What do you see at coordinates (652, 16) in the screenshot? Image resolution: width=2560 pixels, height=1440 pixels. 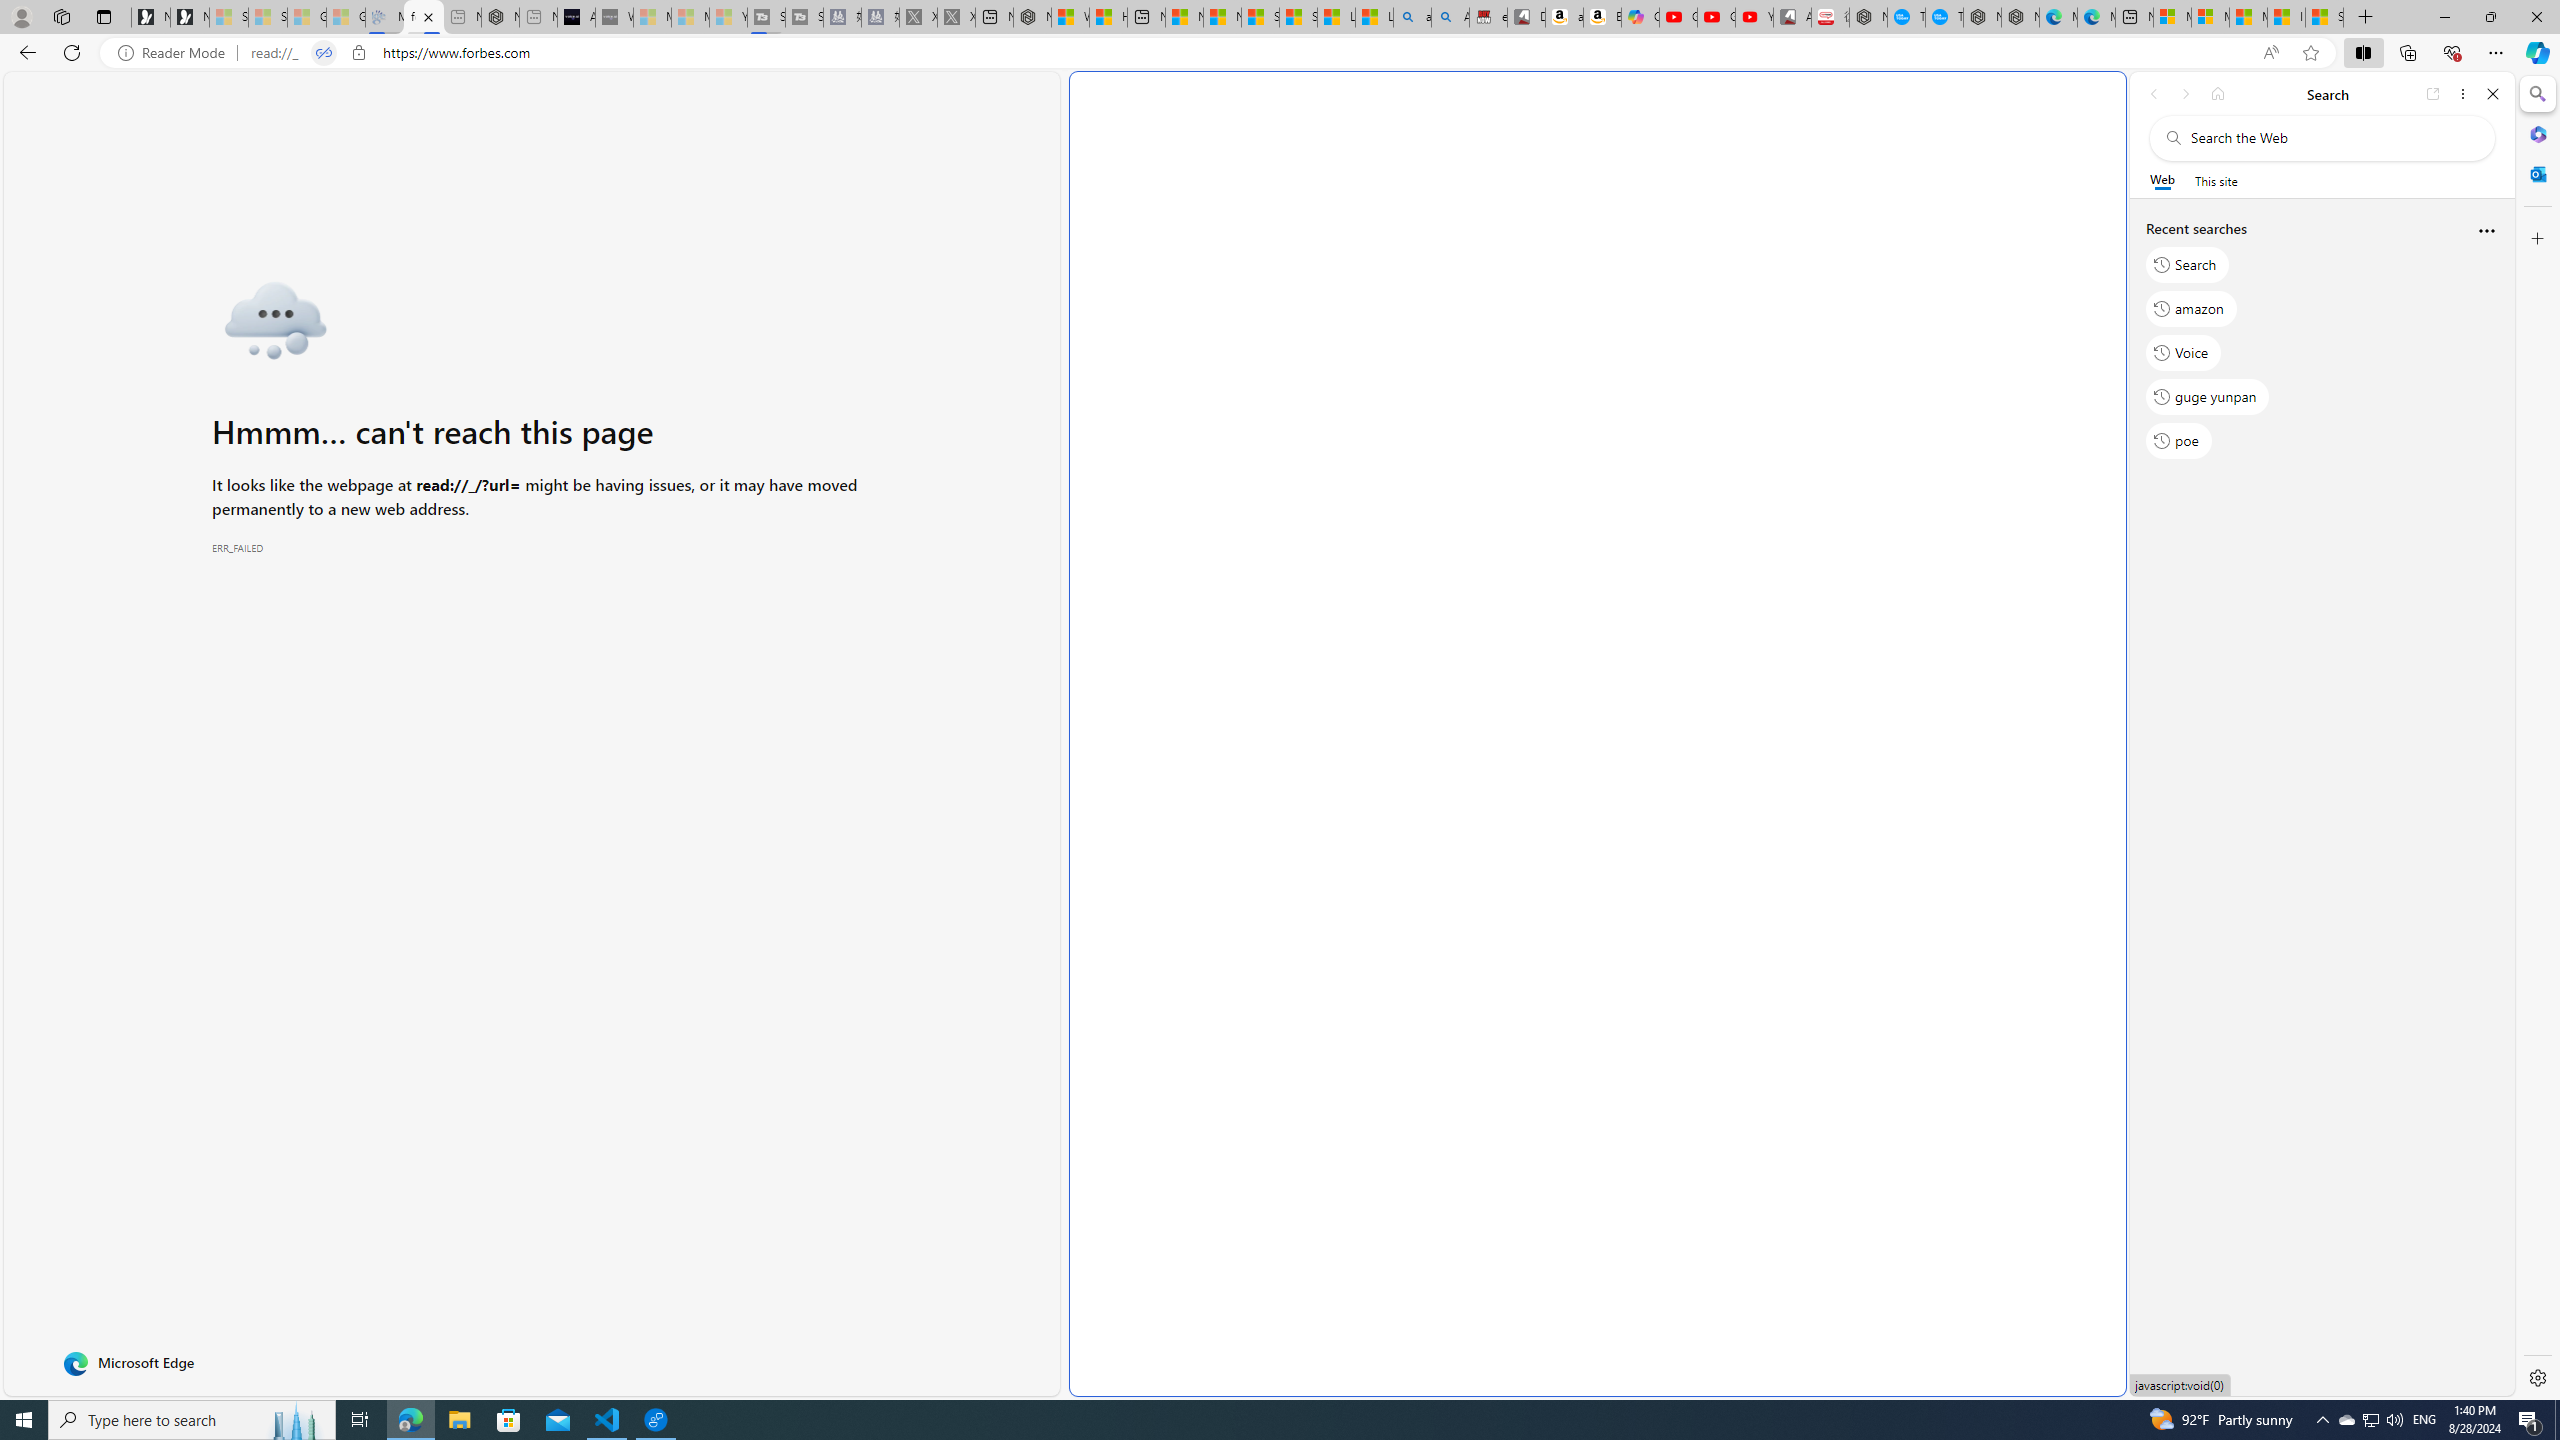 I see `'Microsoft Start Sports - Sleeping'` at bounding box center [652, 16].